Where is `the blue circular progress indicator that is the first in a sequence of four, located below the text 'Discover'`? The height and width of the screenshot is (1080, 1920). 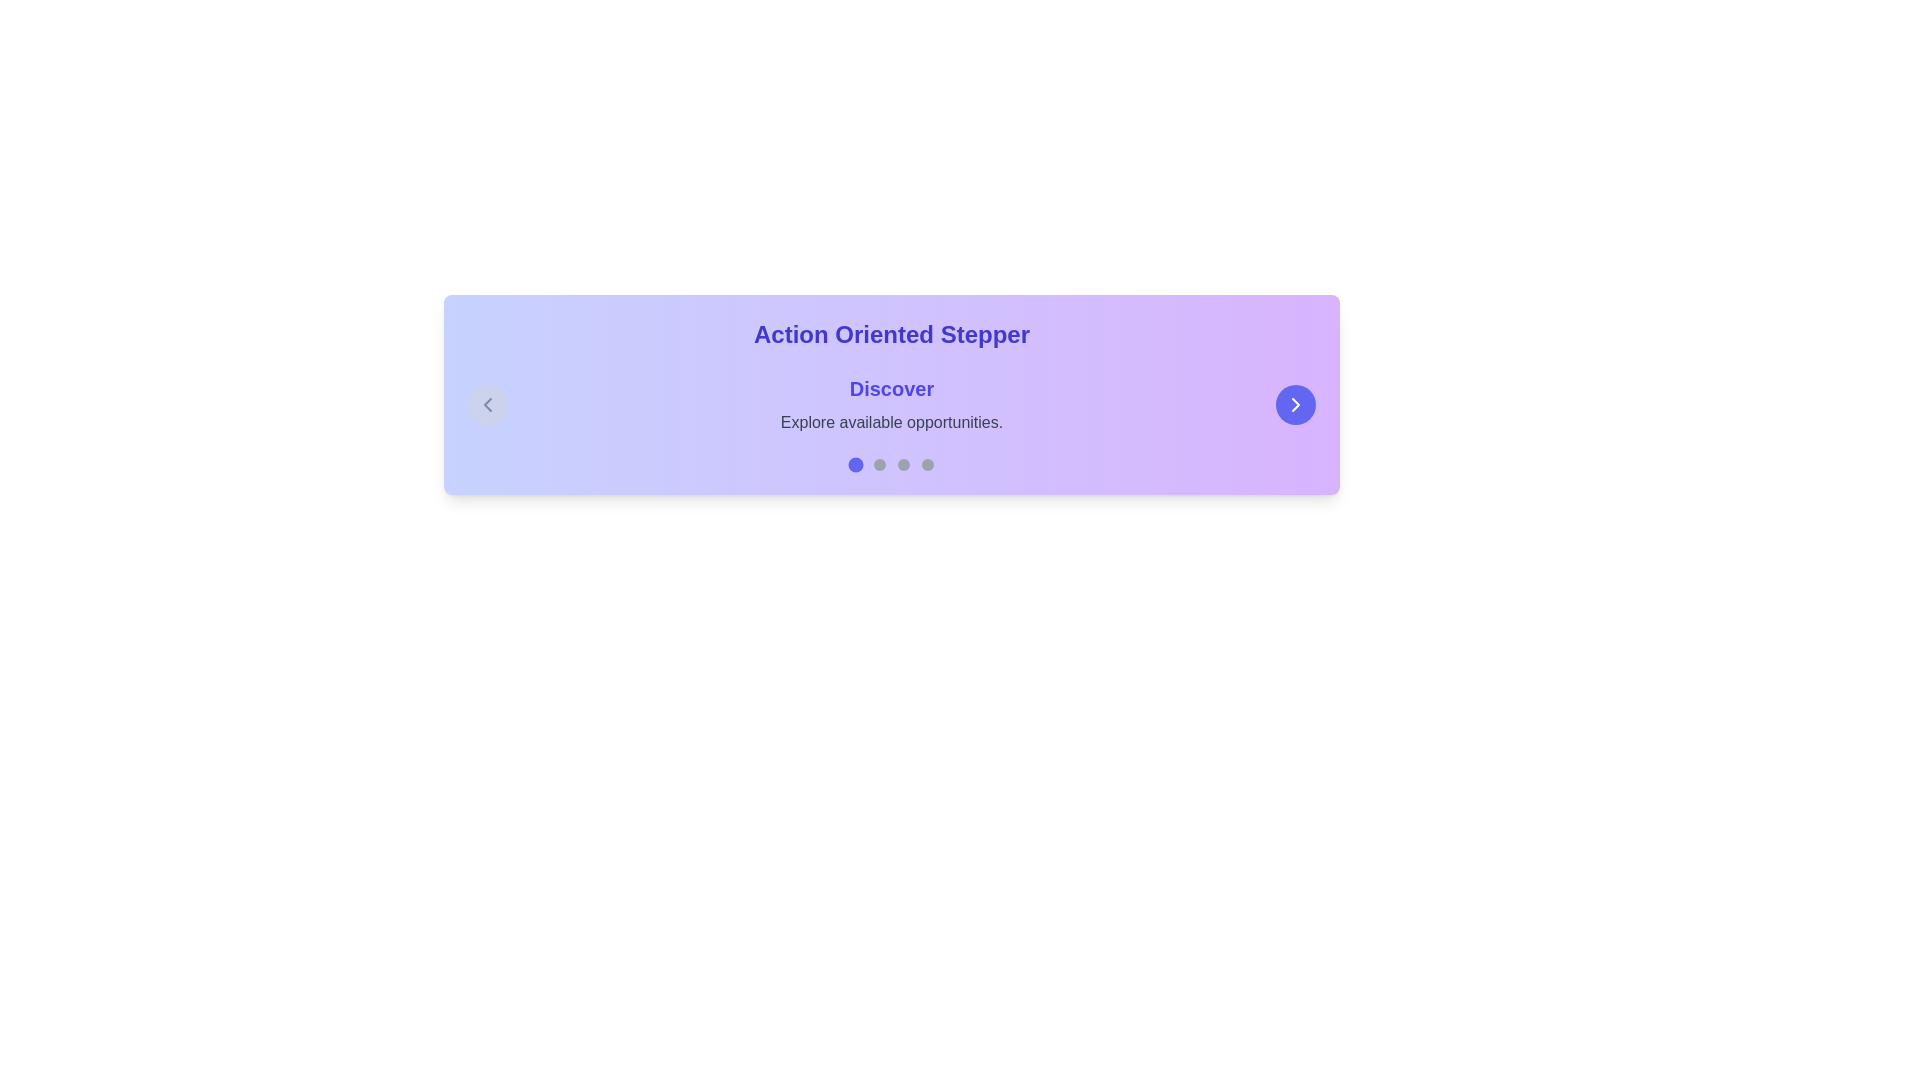 the blue circular progress indicator that is the first in a sequence of four, located below the text 'Discover' is located at coordinates (855, 465).